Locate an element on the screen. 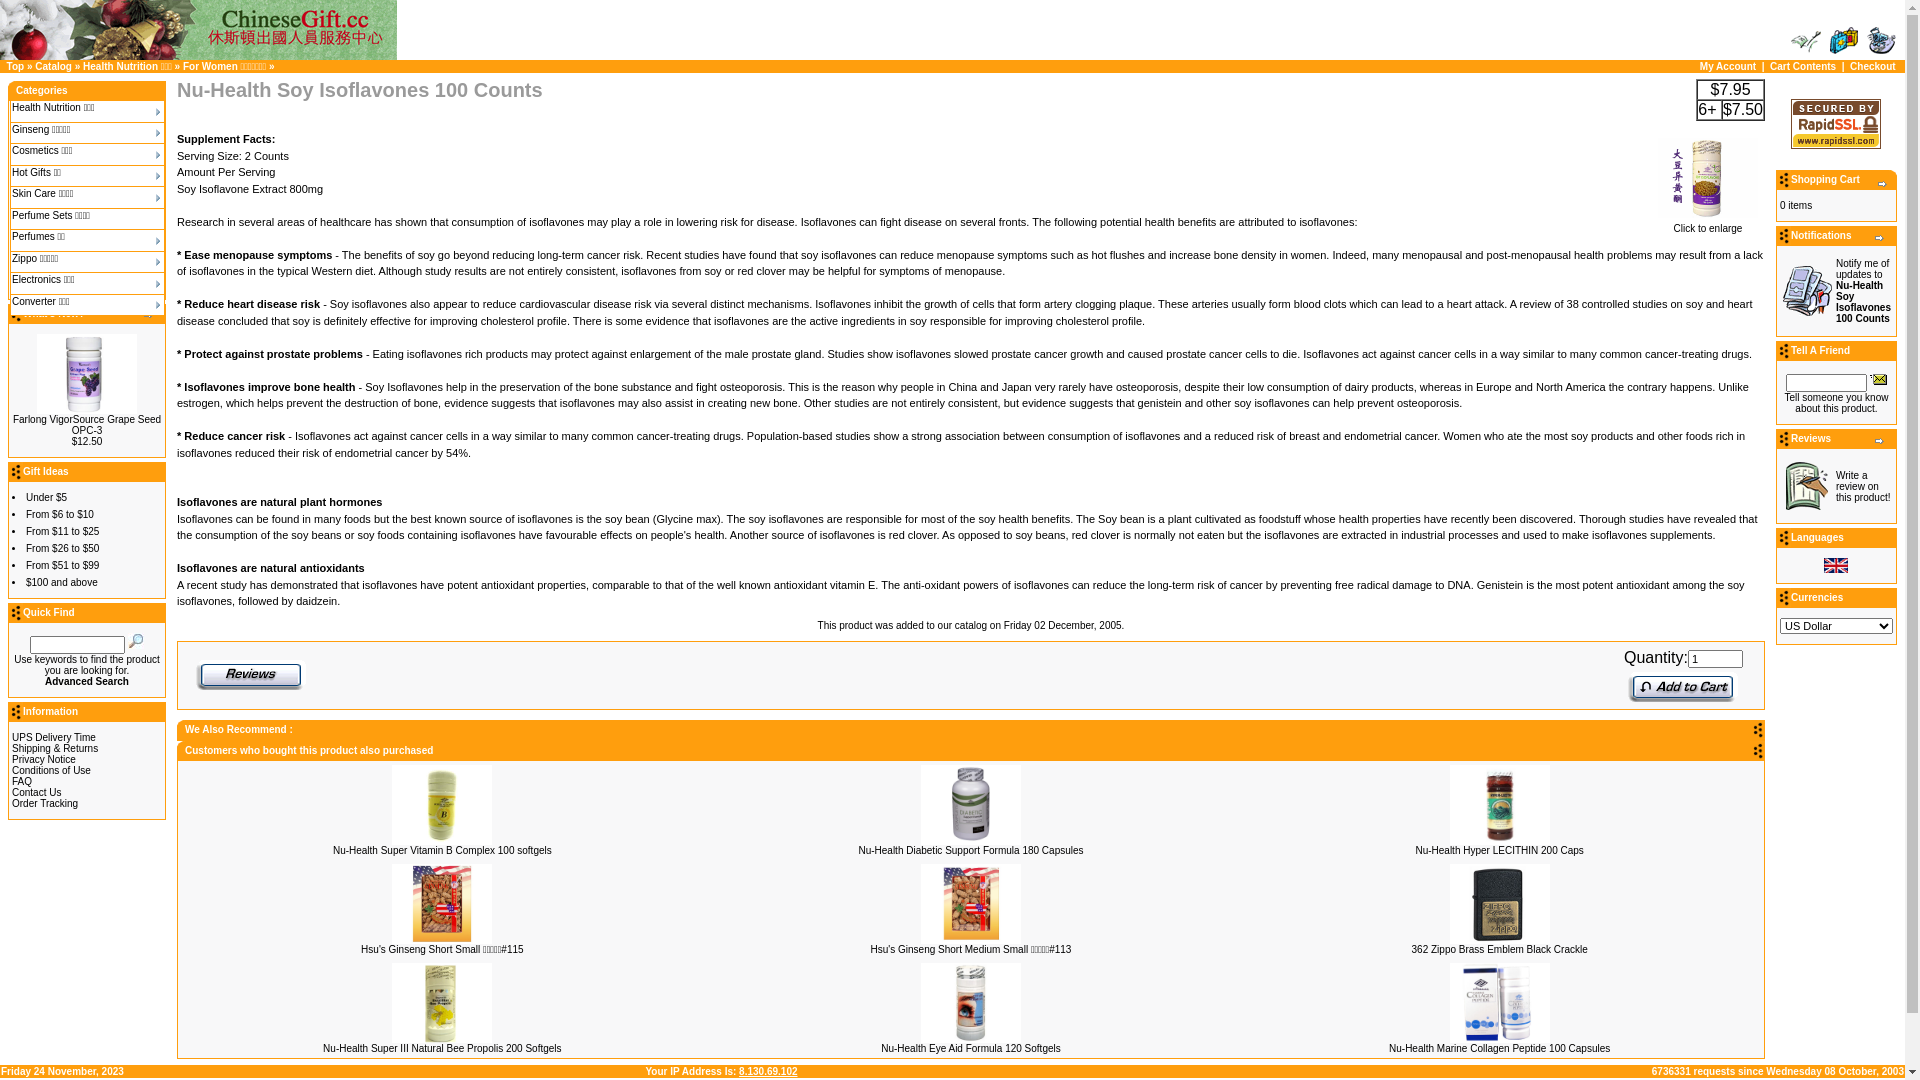  'Nu-Health Super Vitamin B Complex 100 softgels' is located at coordinates (441, 849).